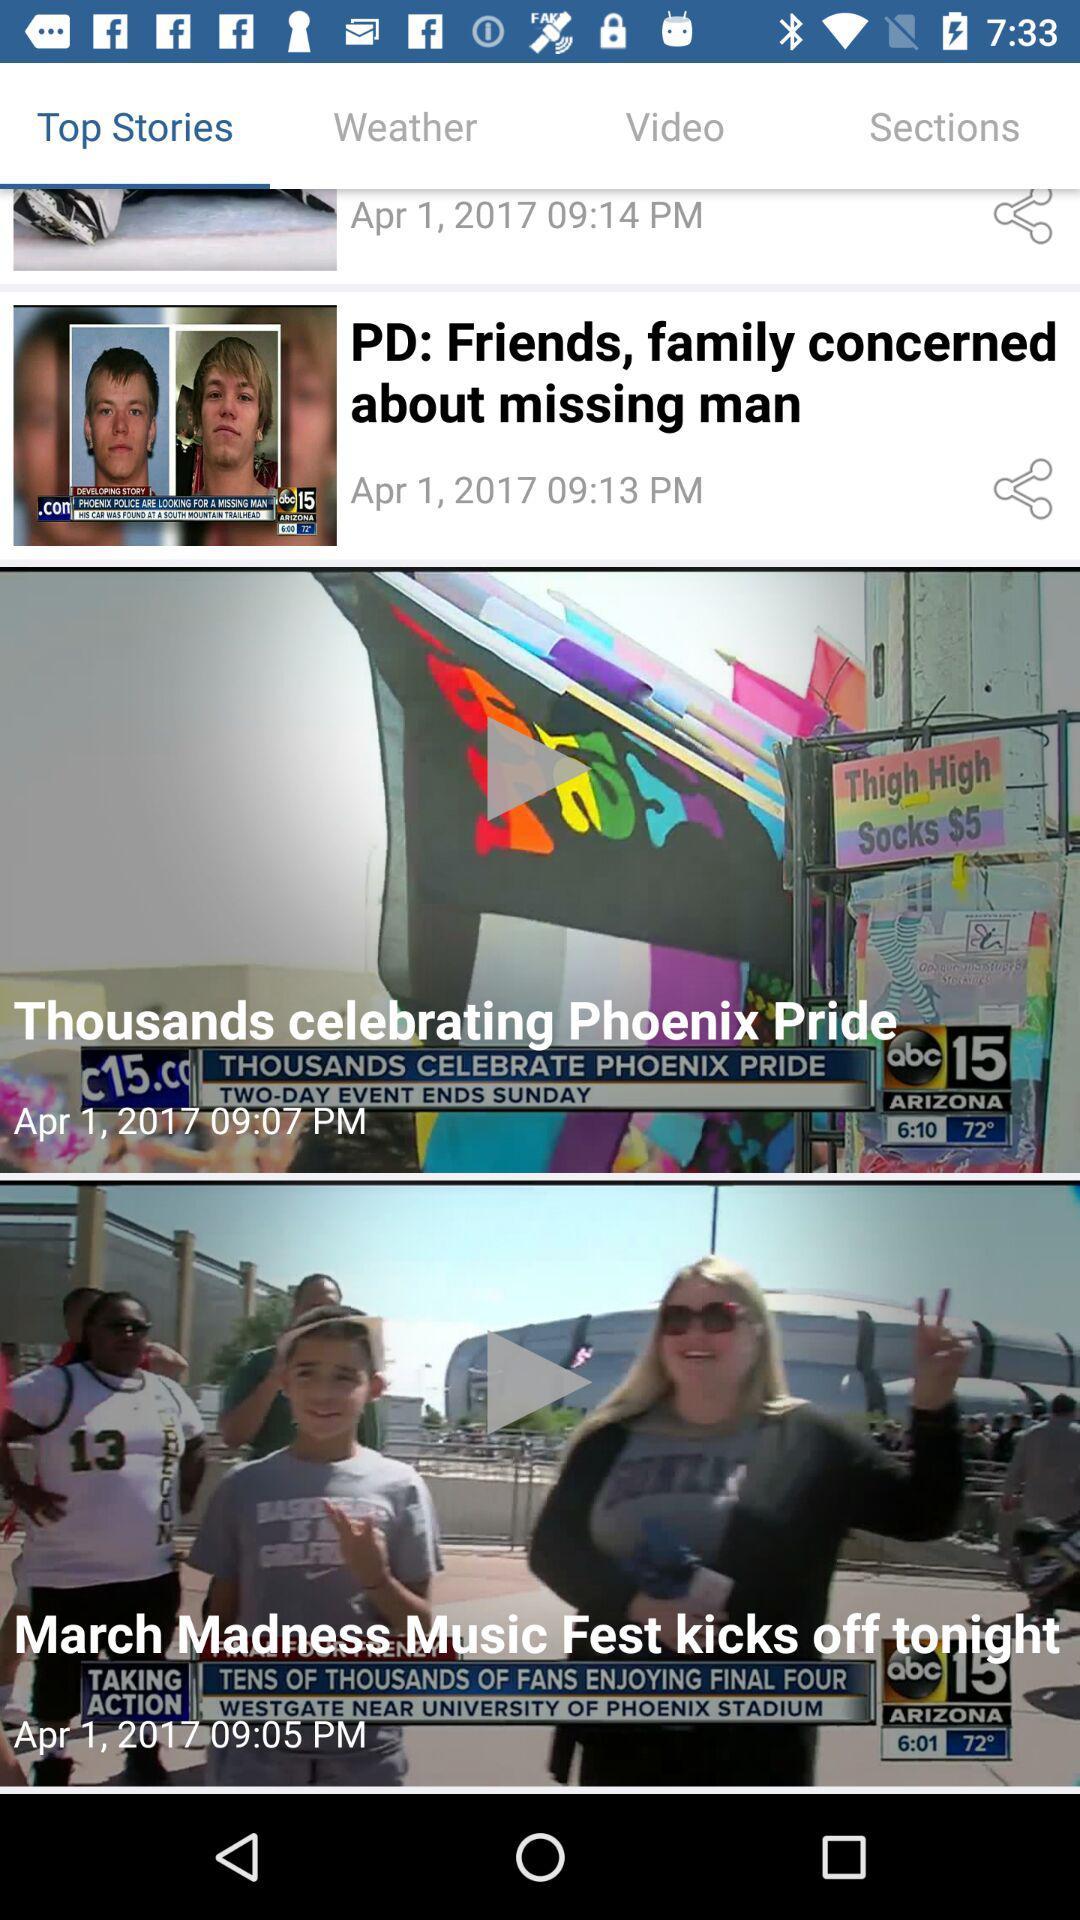  What do you see at coordinates (1027, 221) in the screenshot?
I see `share` at bounding box center [1027, 221].